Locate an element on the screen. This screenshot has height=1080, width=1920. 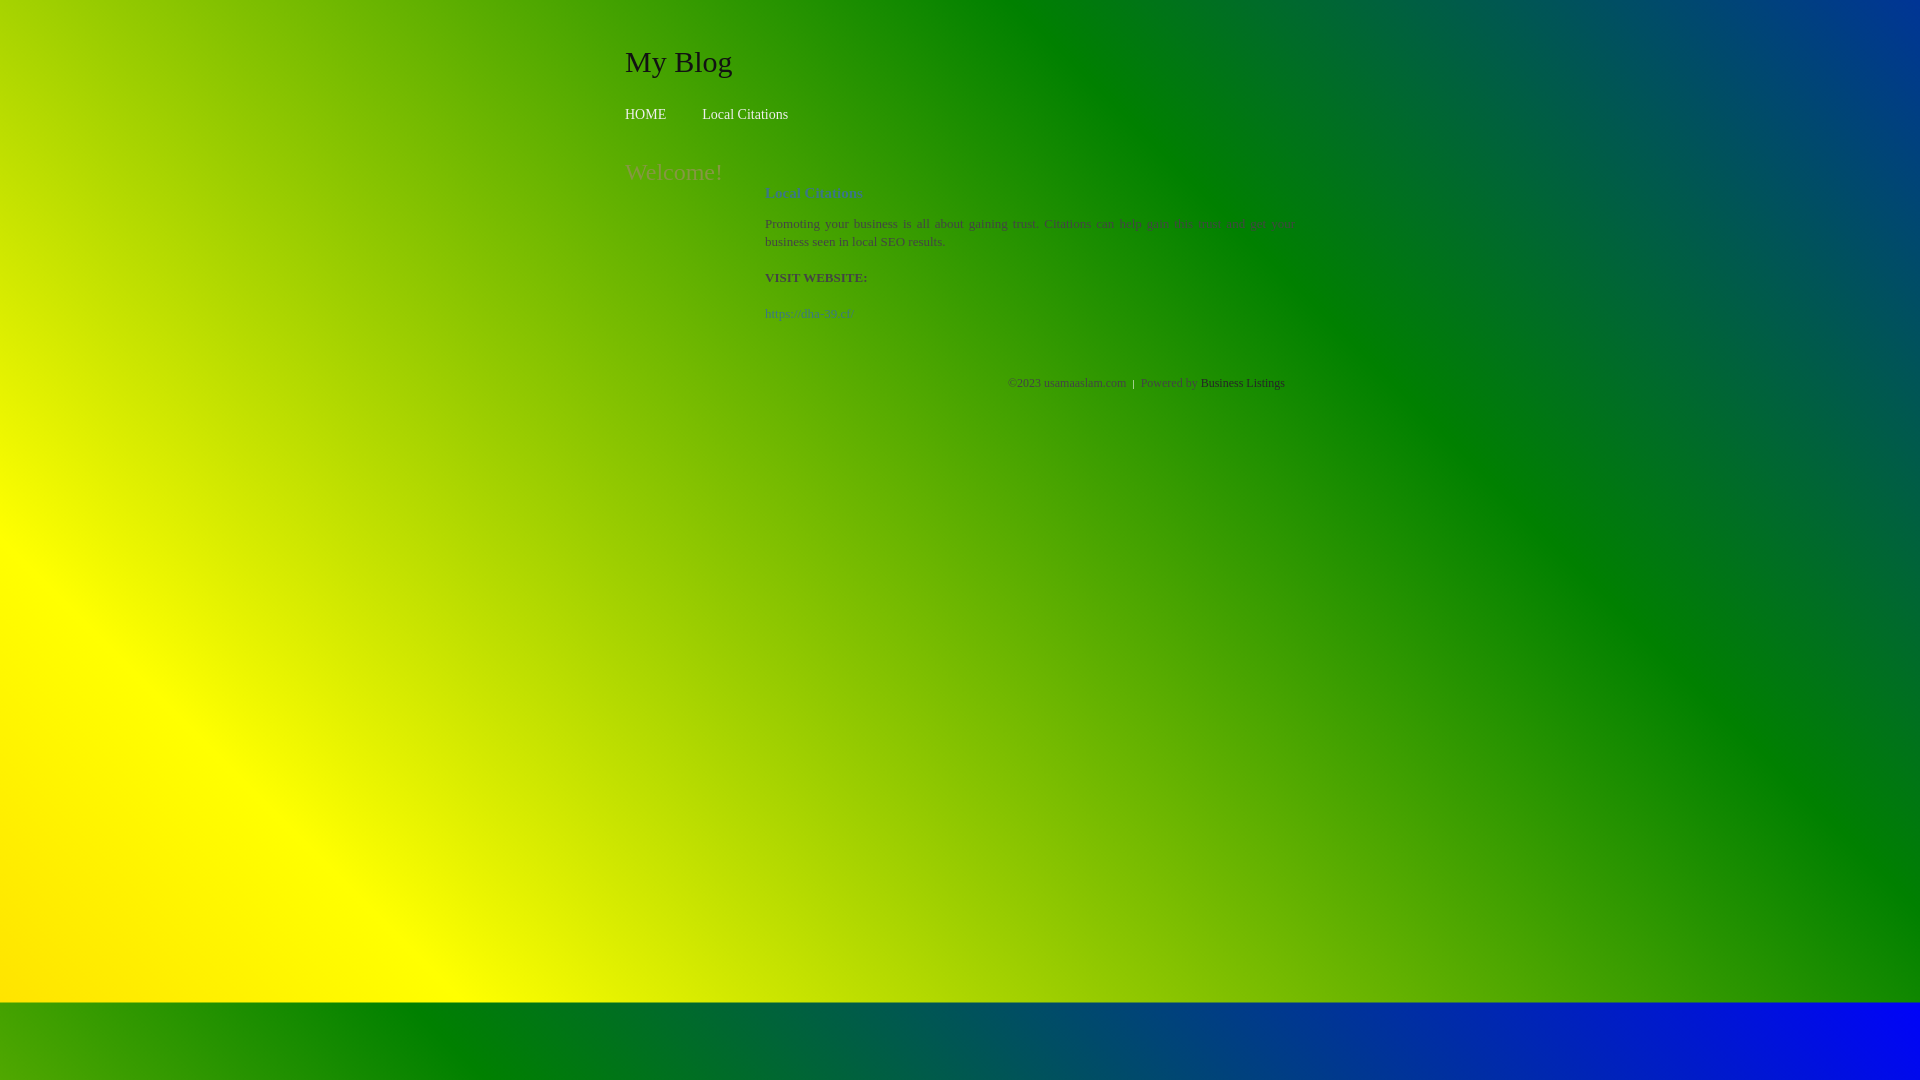
'https://dha-39.cf/' is located at coordinates (809, 313).